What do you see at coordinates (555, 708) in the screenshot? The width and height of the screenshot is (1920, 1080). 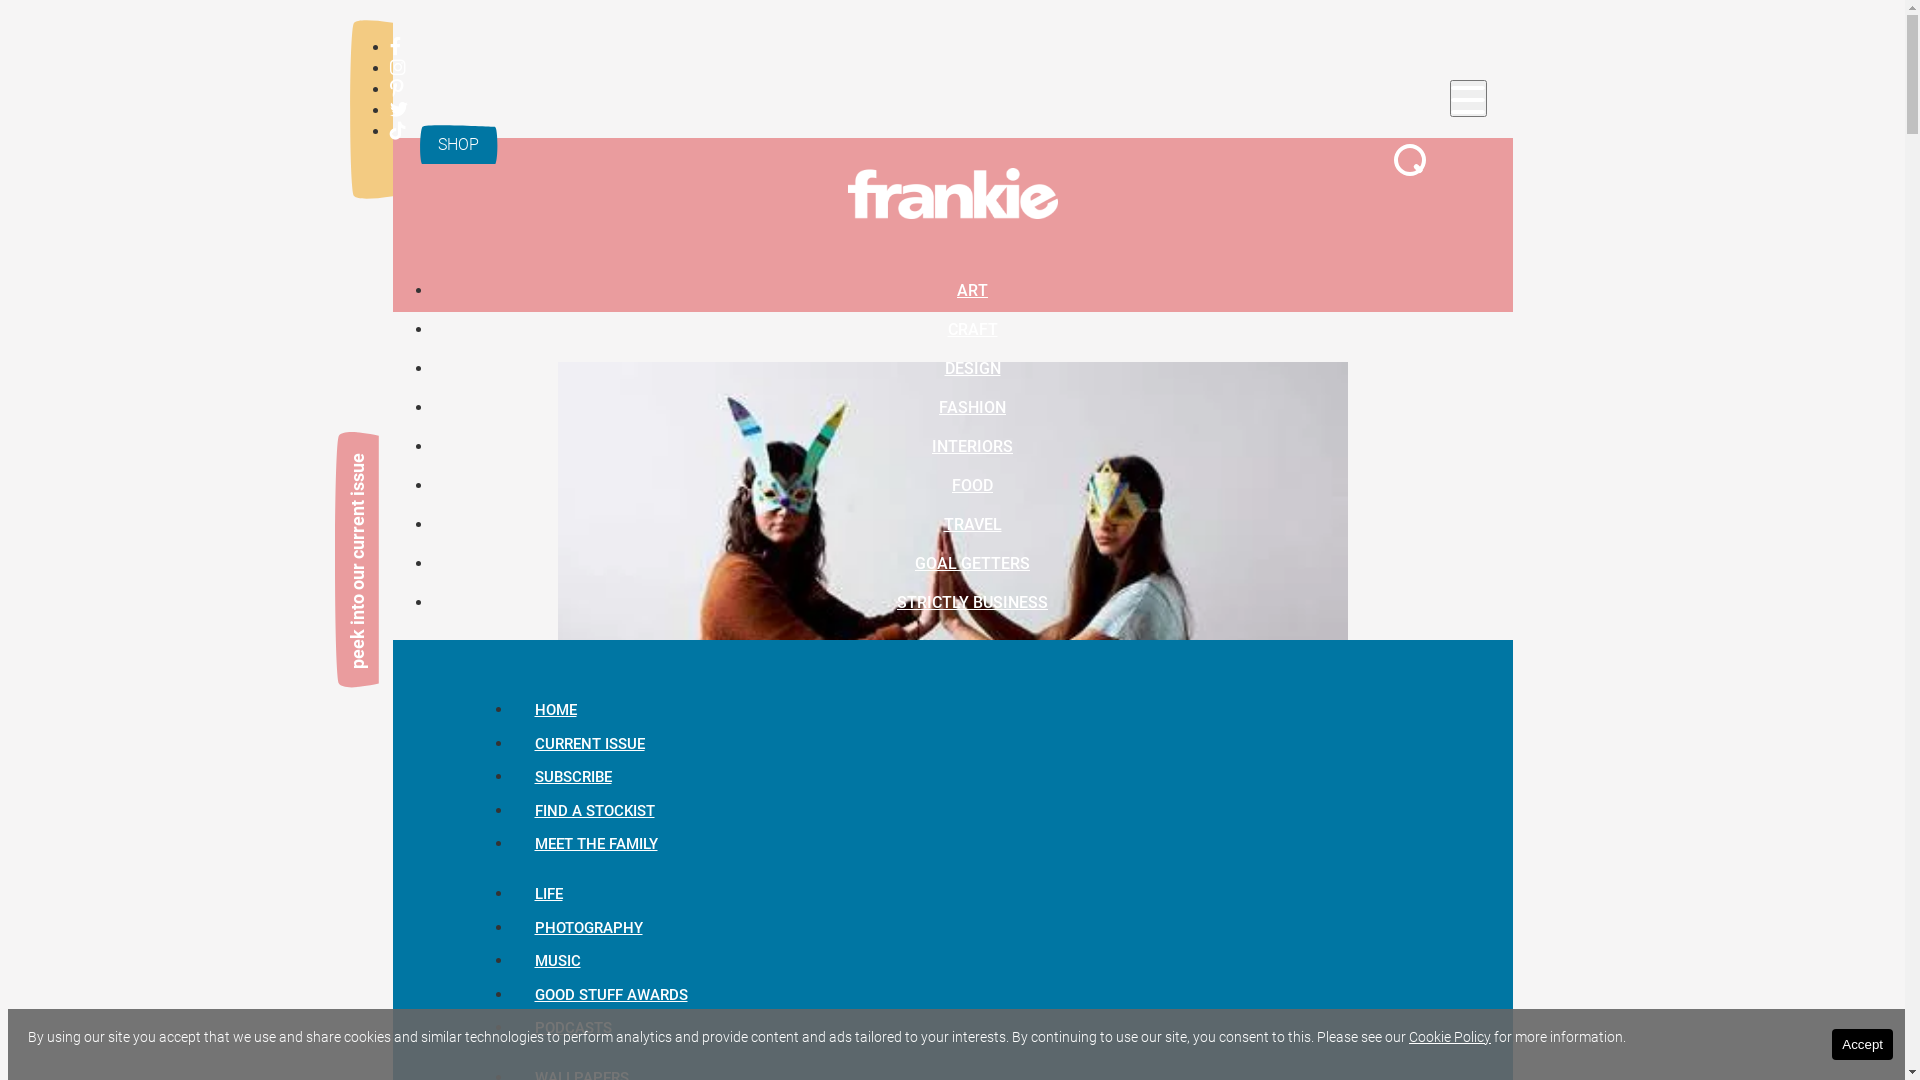 I see `'HOME'` at bounding box center [555, 708].